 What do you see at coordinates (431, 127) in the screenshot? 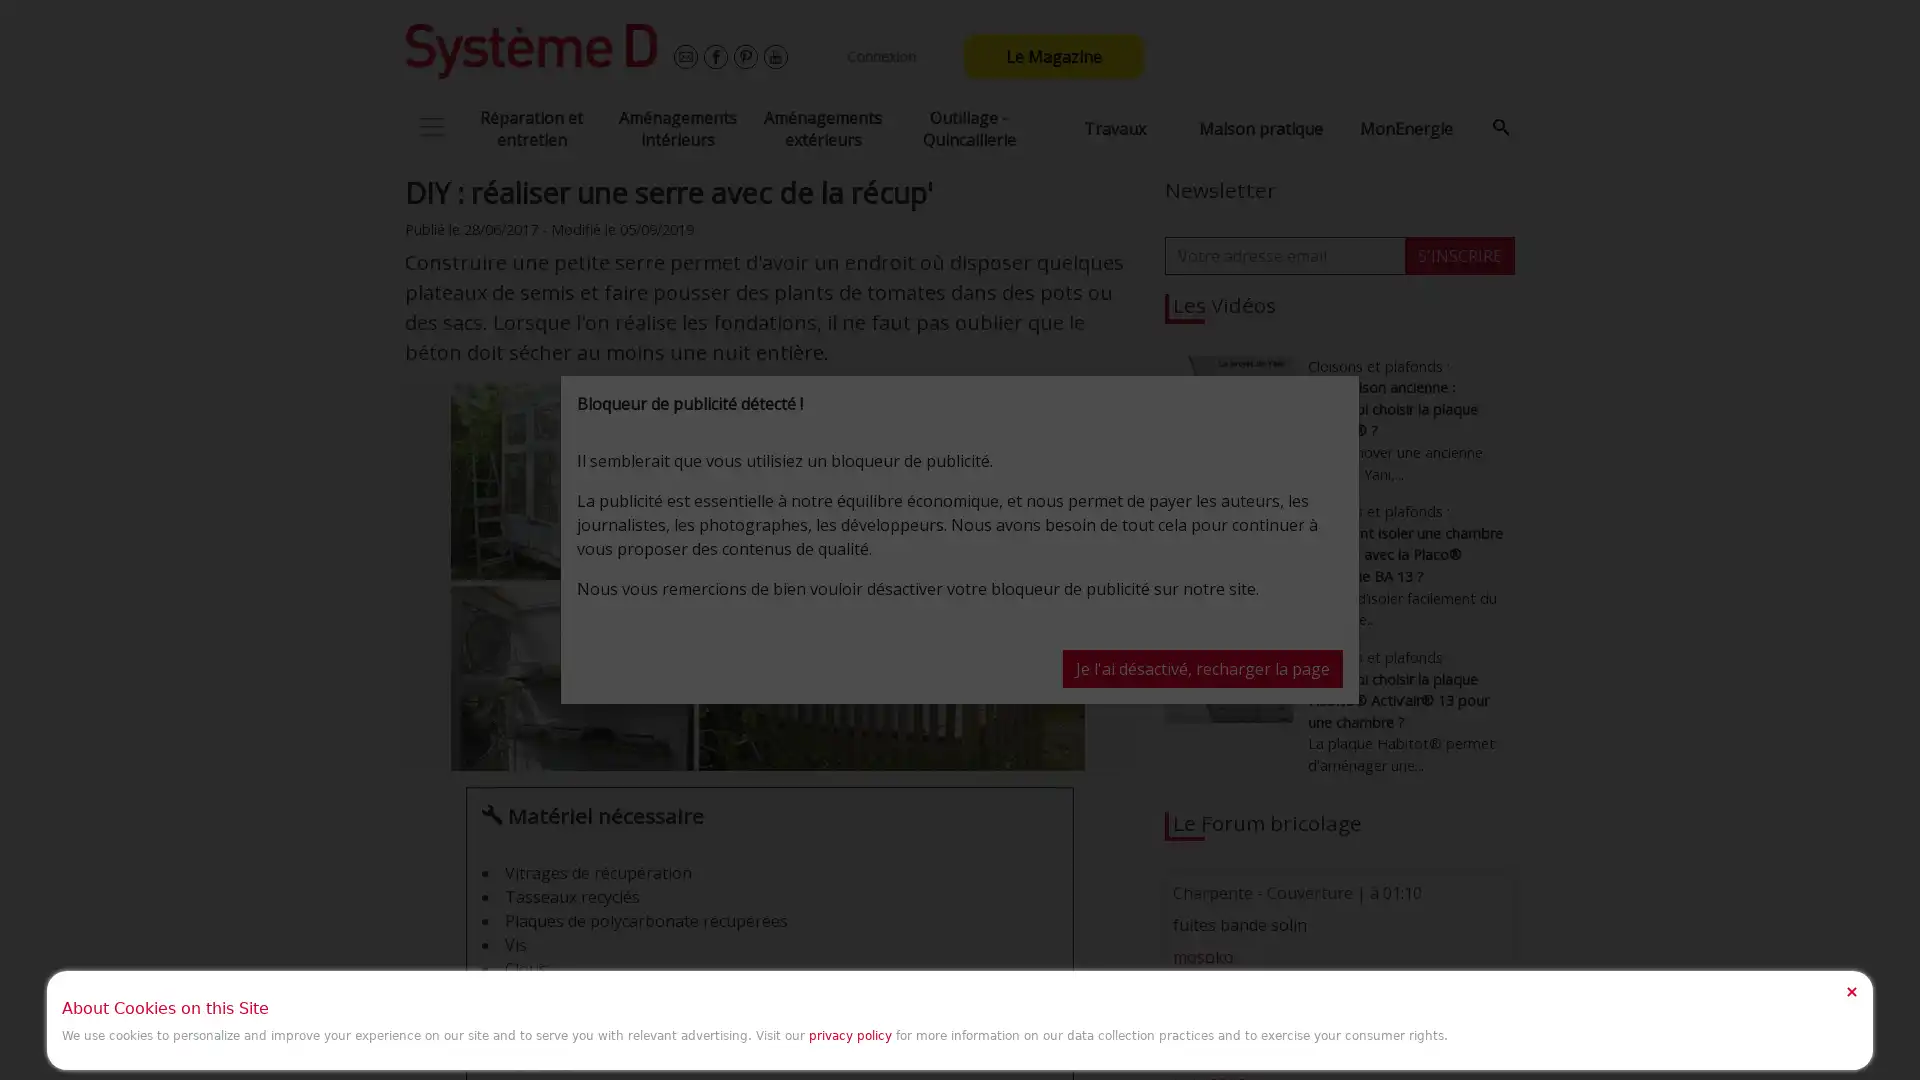
I see `Toggle navigation` at bounding box center [431, 127].